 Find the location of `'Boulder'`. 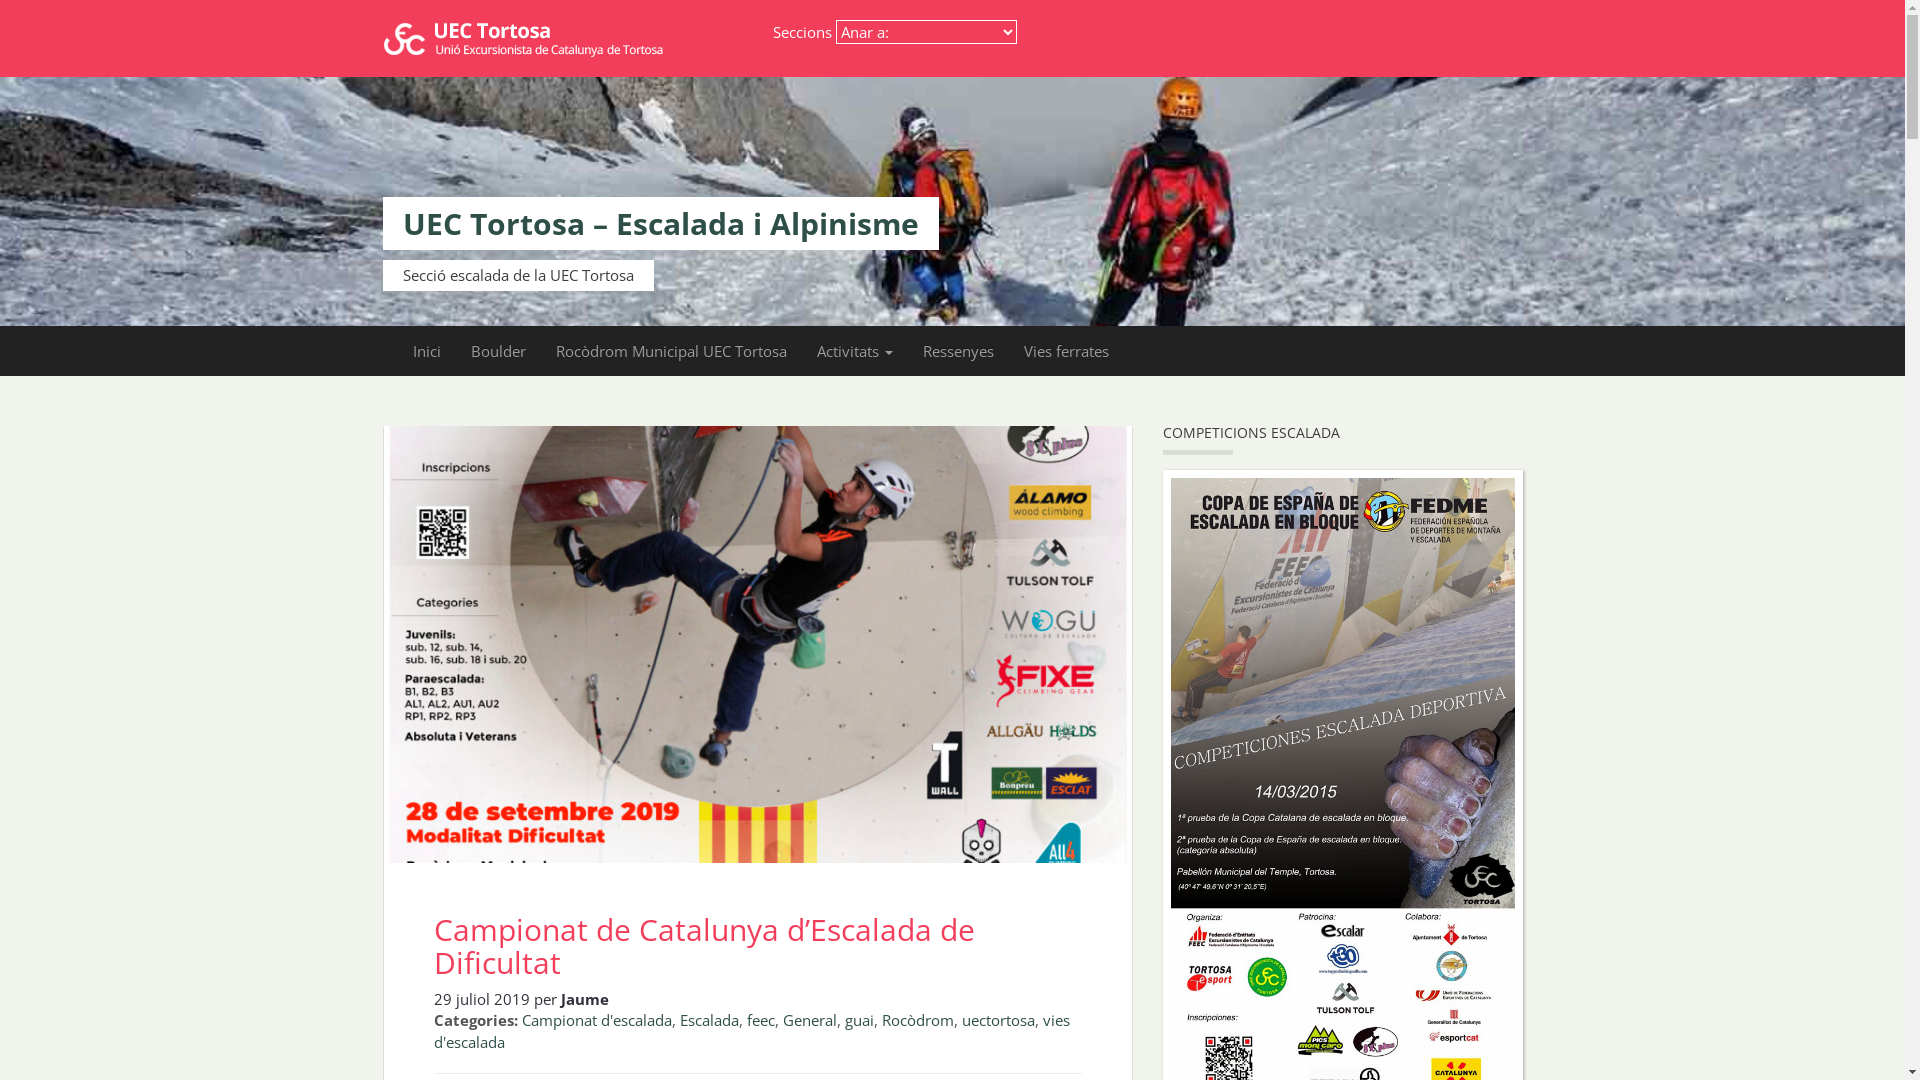

'Boulder' is located at coordinates (498, 350).